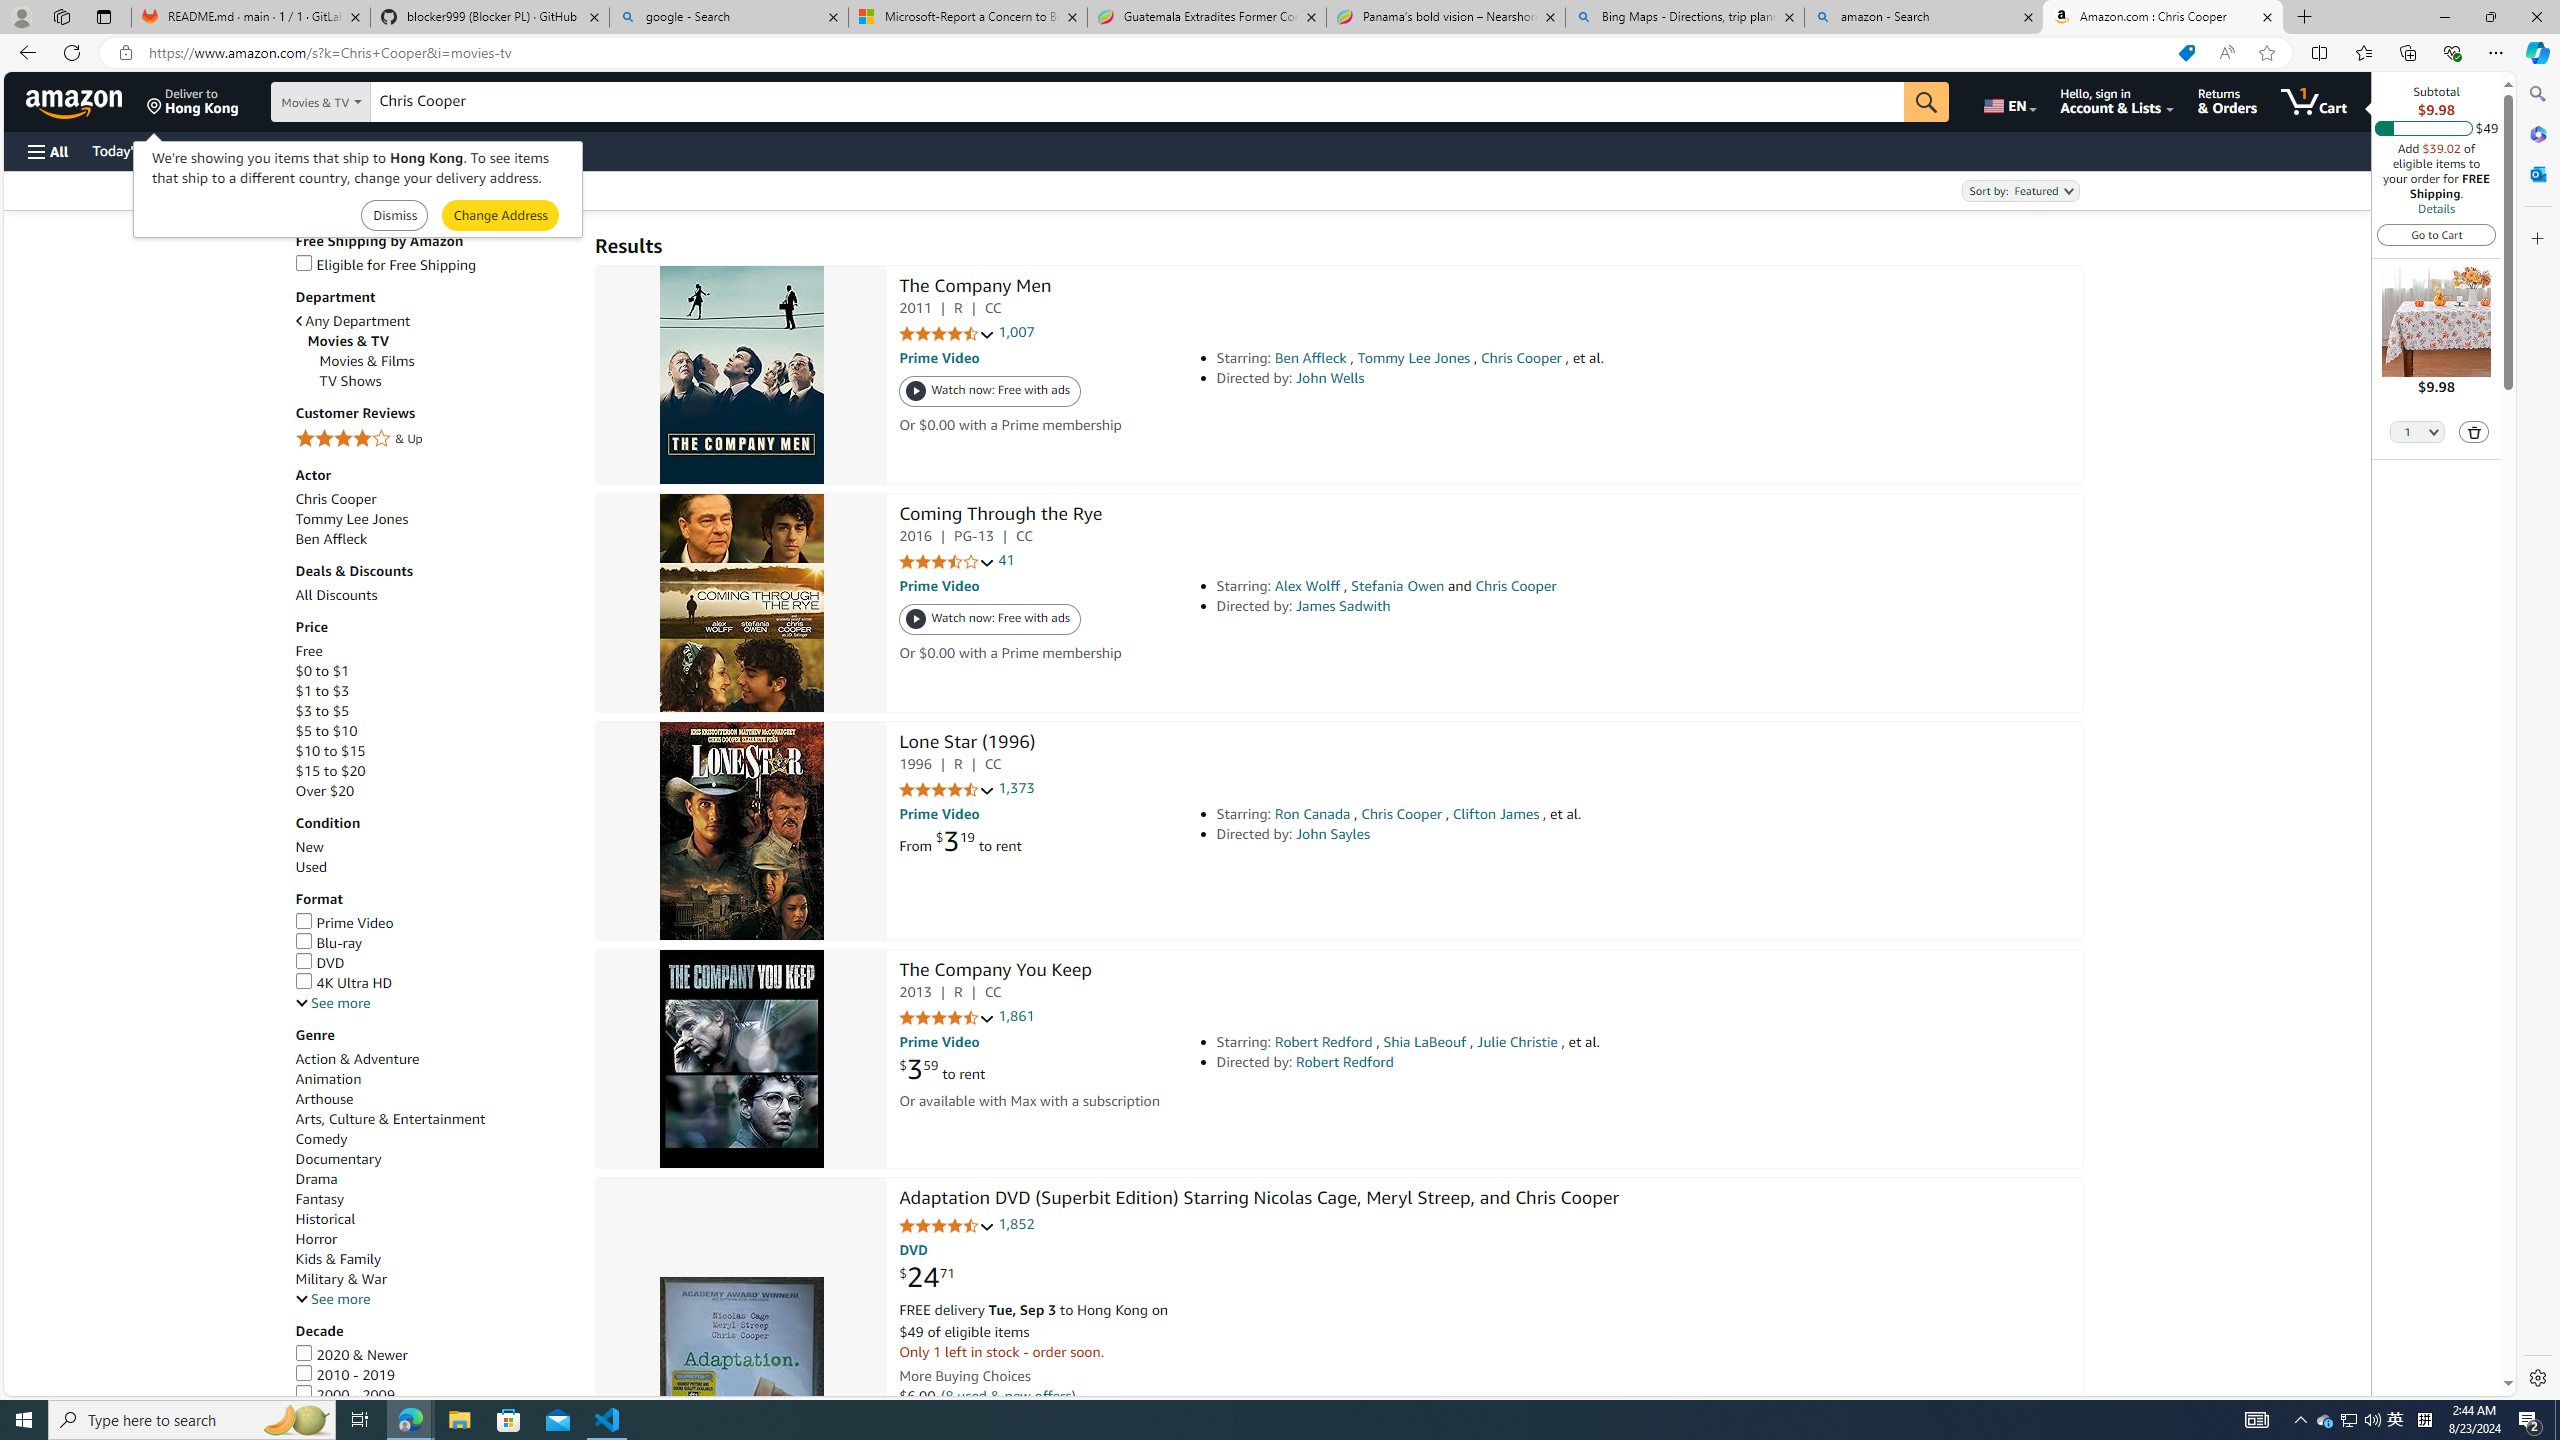 This screenshot has height=1440, width=2560. I want to click on 'New', so click(309, 846).